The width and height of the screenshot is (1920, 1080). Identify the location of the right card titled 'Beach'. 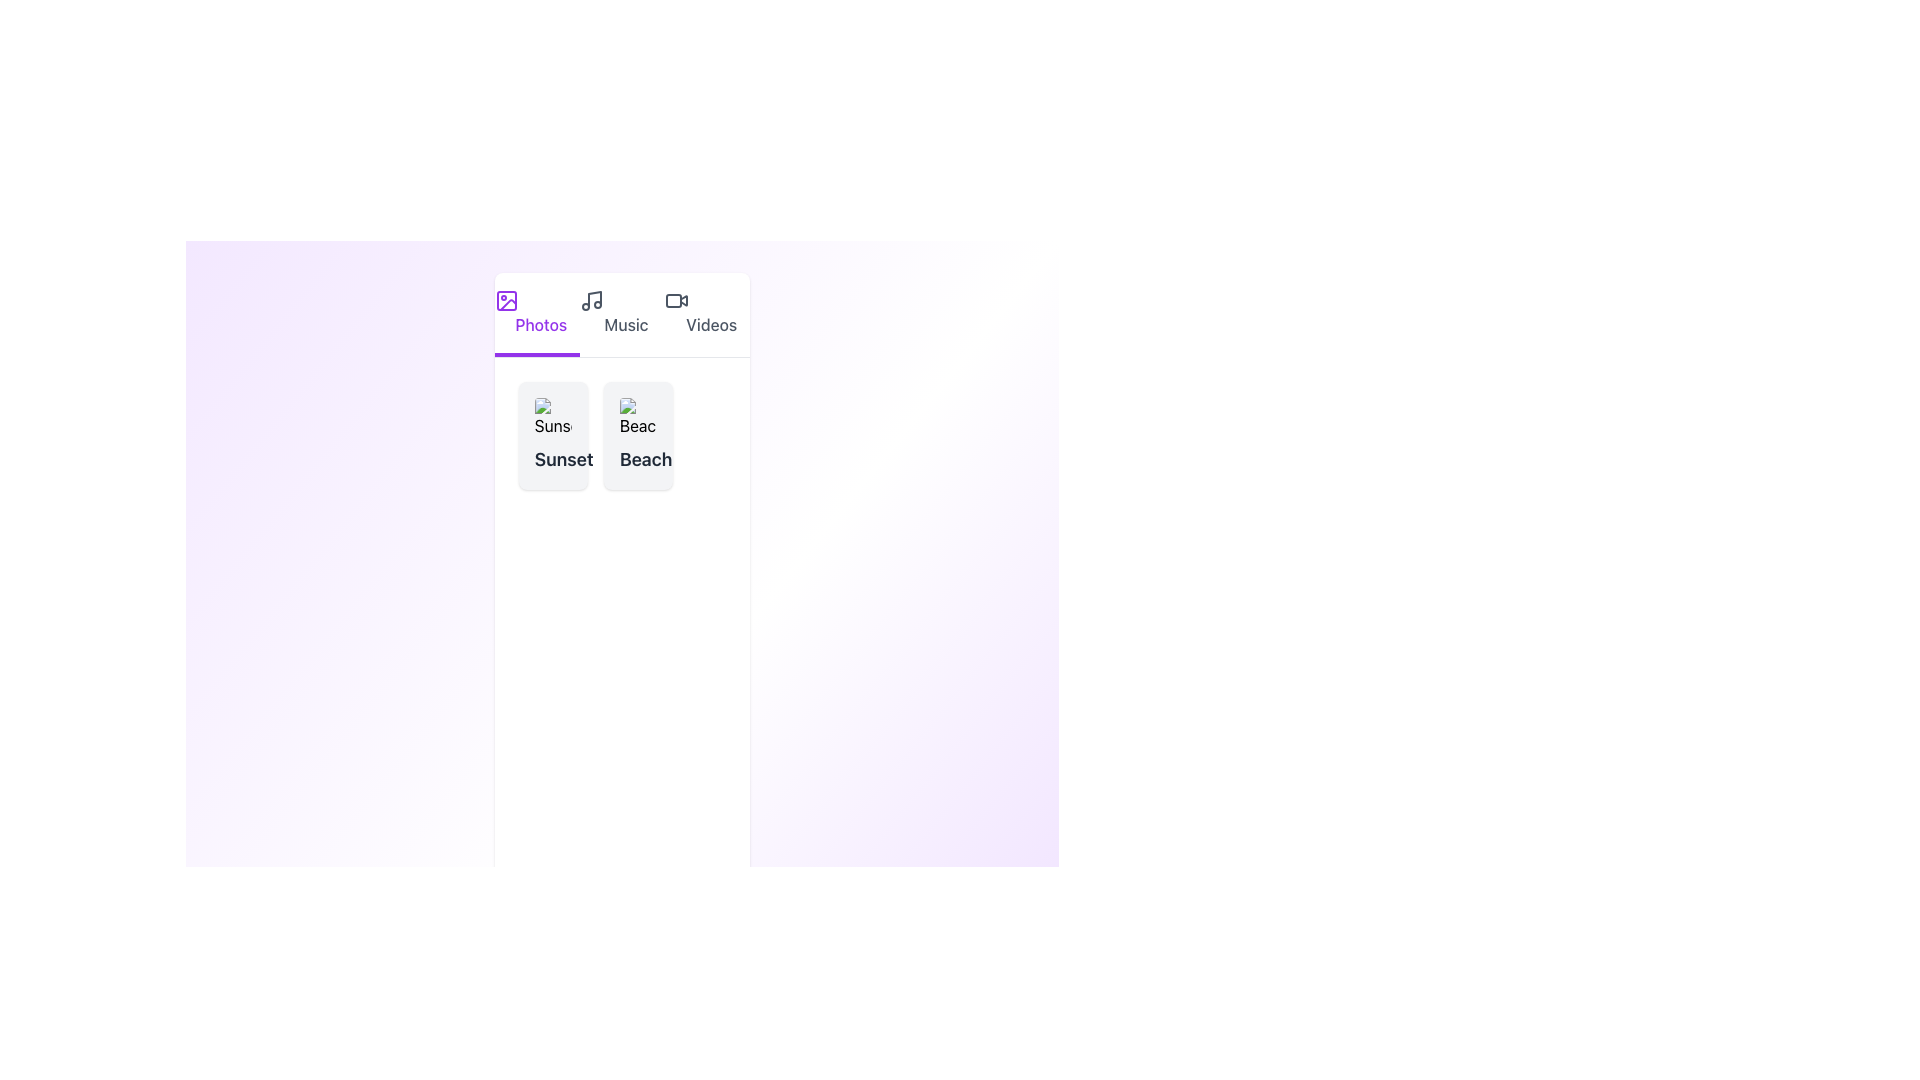
(621, 434).